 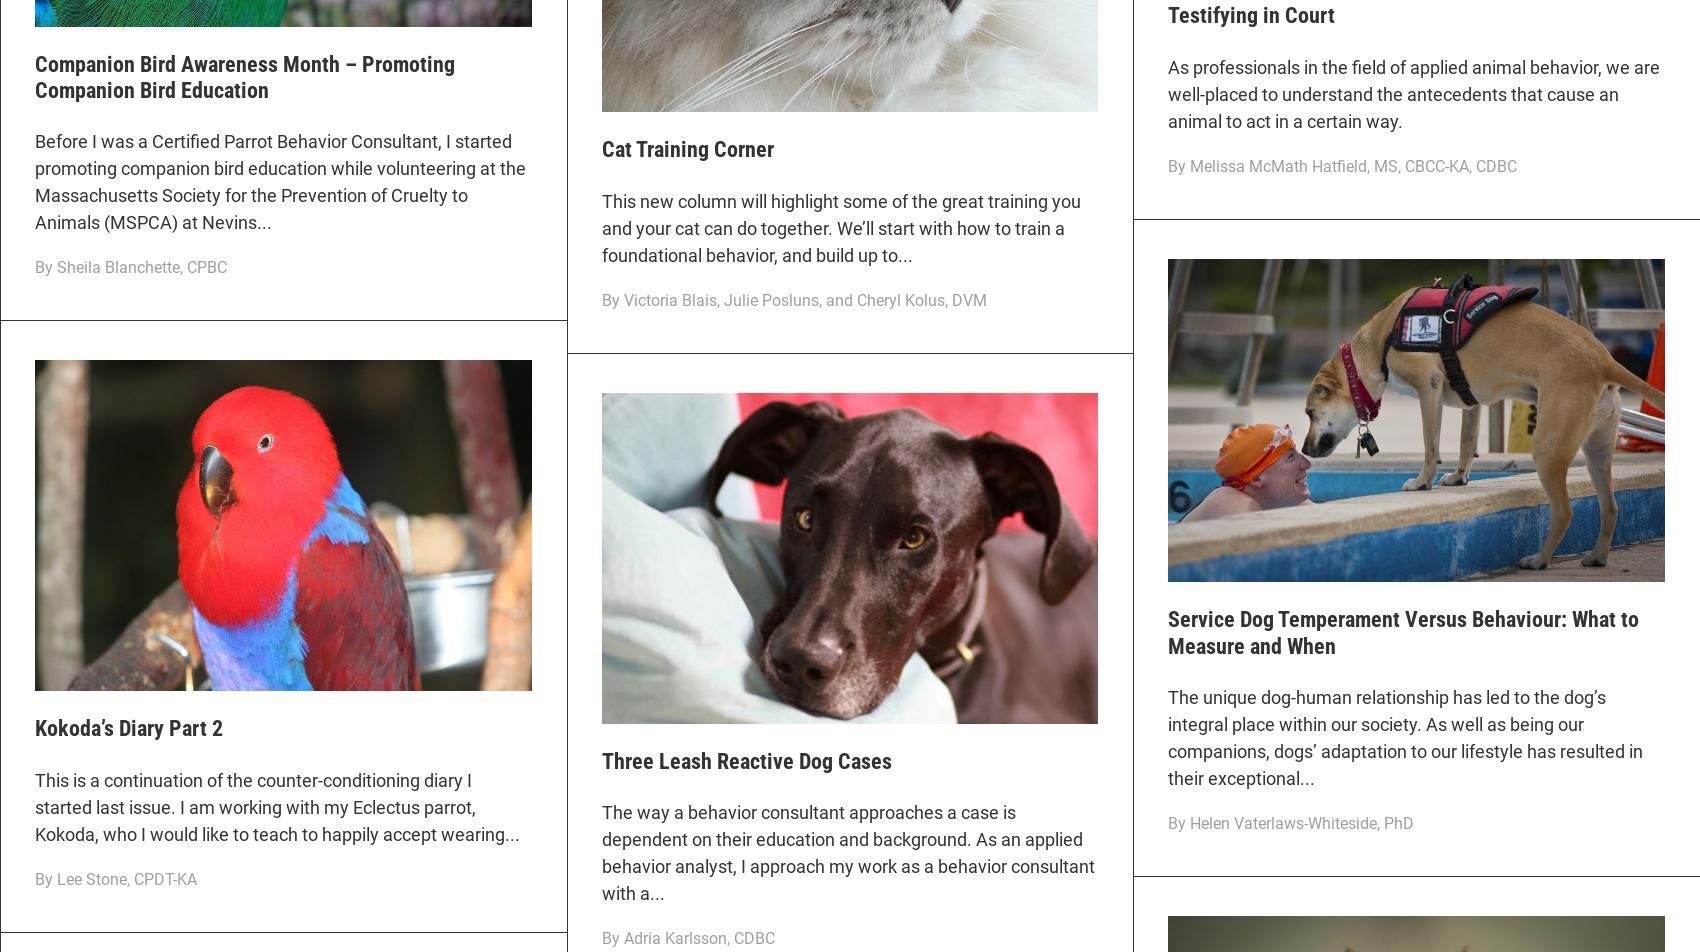 I want to click on 'The unique dog-human relationship has led to the dog’s integral place within our society. As well as being our companions, dogs’ adaptation to our lifestyle has resulted in their exceptional...', so click(x=1404, y=737).